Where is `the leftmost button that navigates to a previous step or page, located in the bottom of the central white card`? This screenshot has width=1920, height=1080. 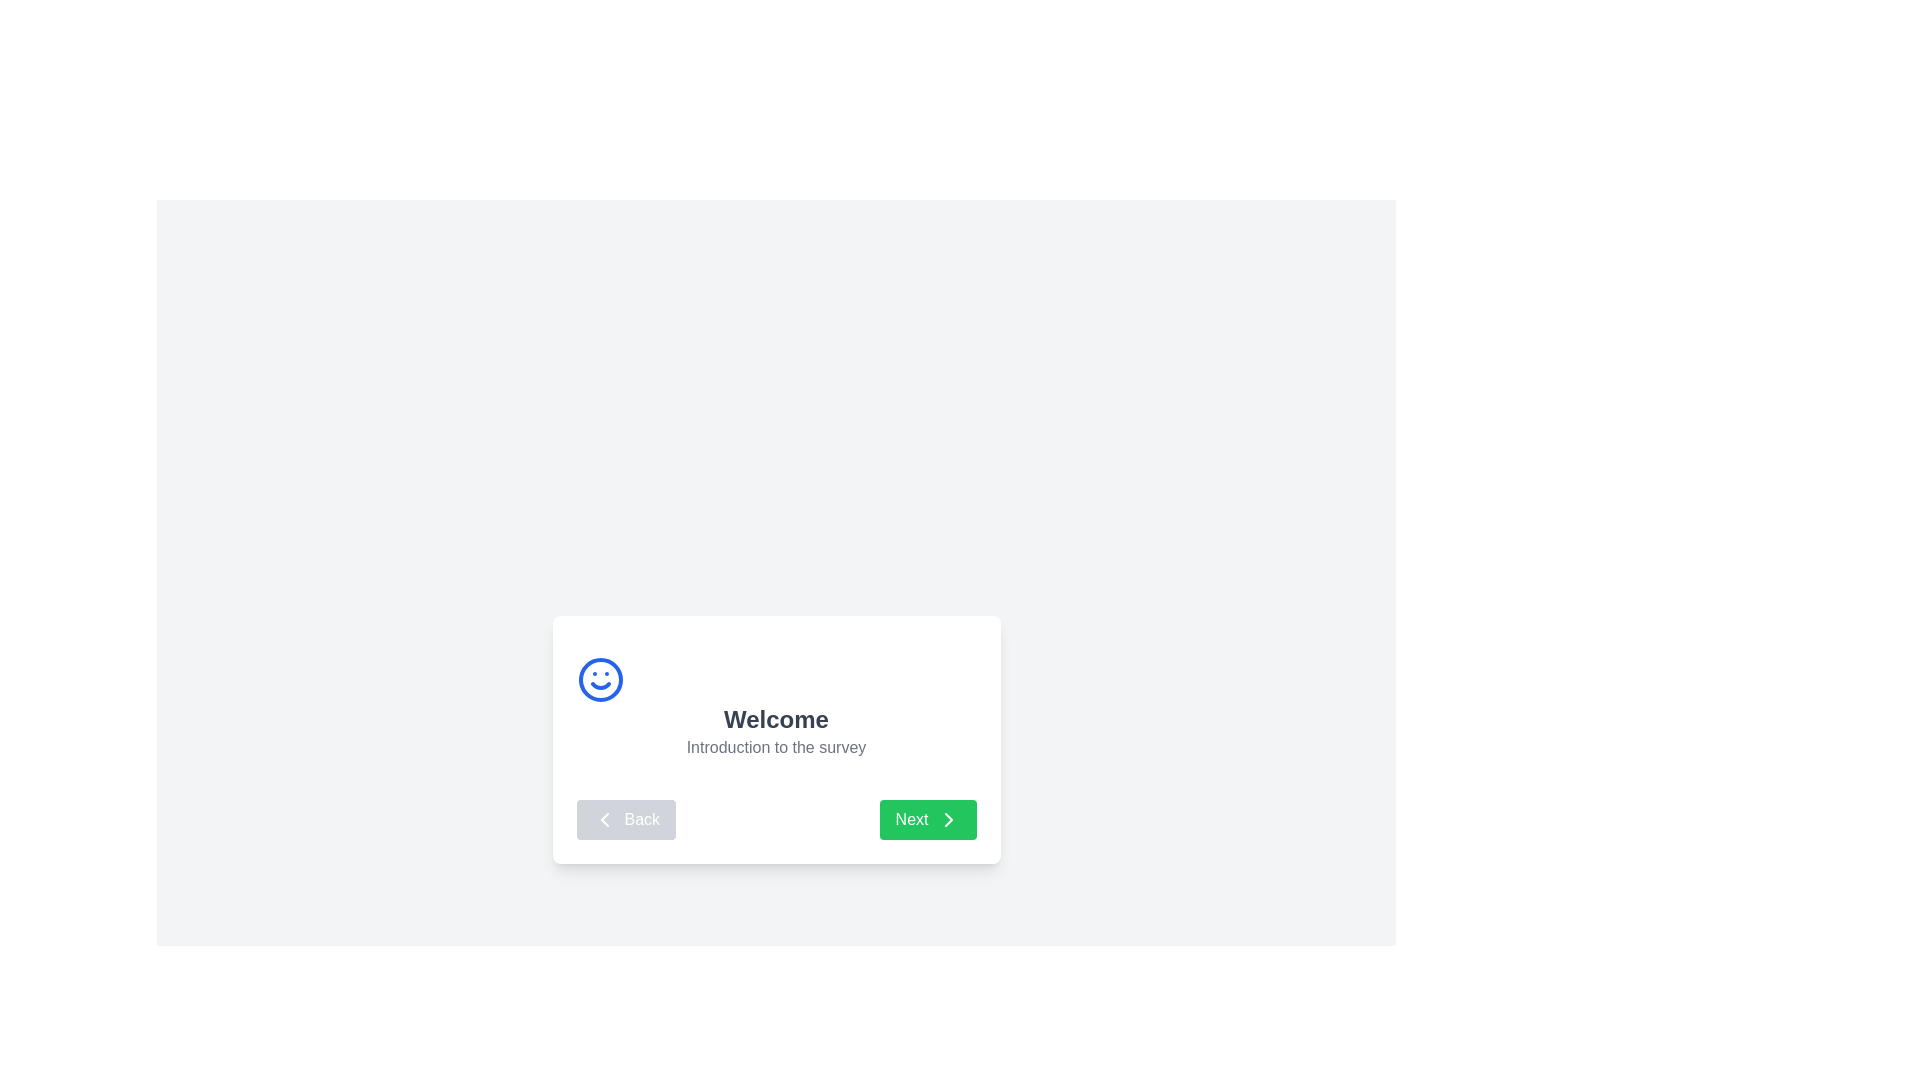
the leftmost button that navigates to a previous step or page, located in the bottom of the central white card is located at coordinates (625, 820).